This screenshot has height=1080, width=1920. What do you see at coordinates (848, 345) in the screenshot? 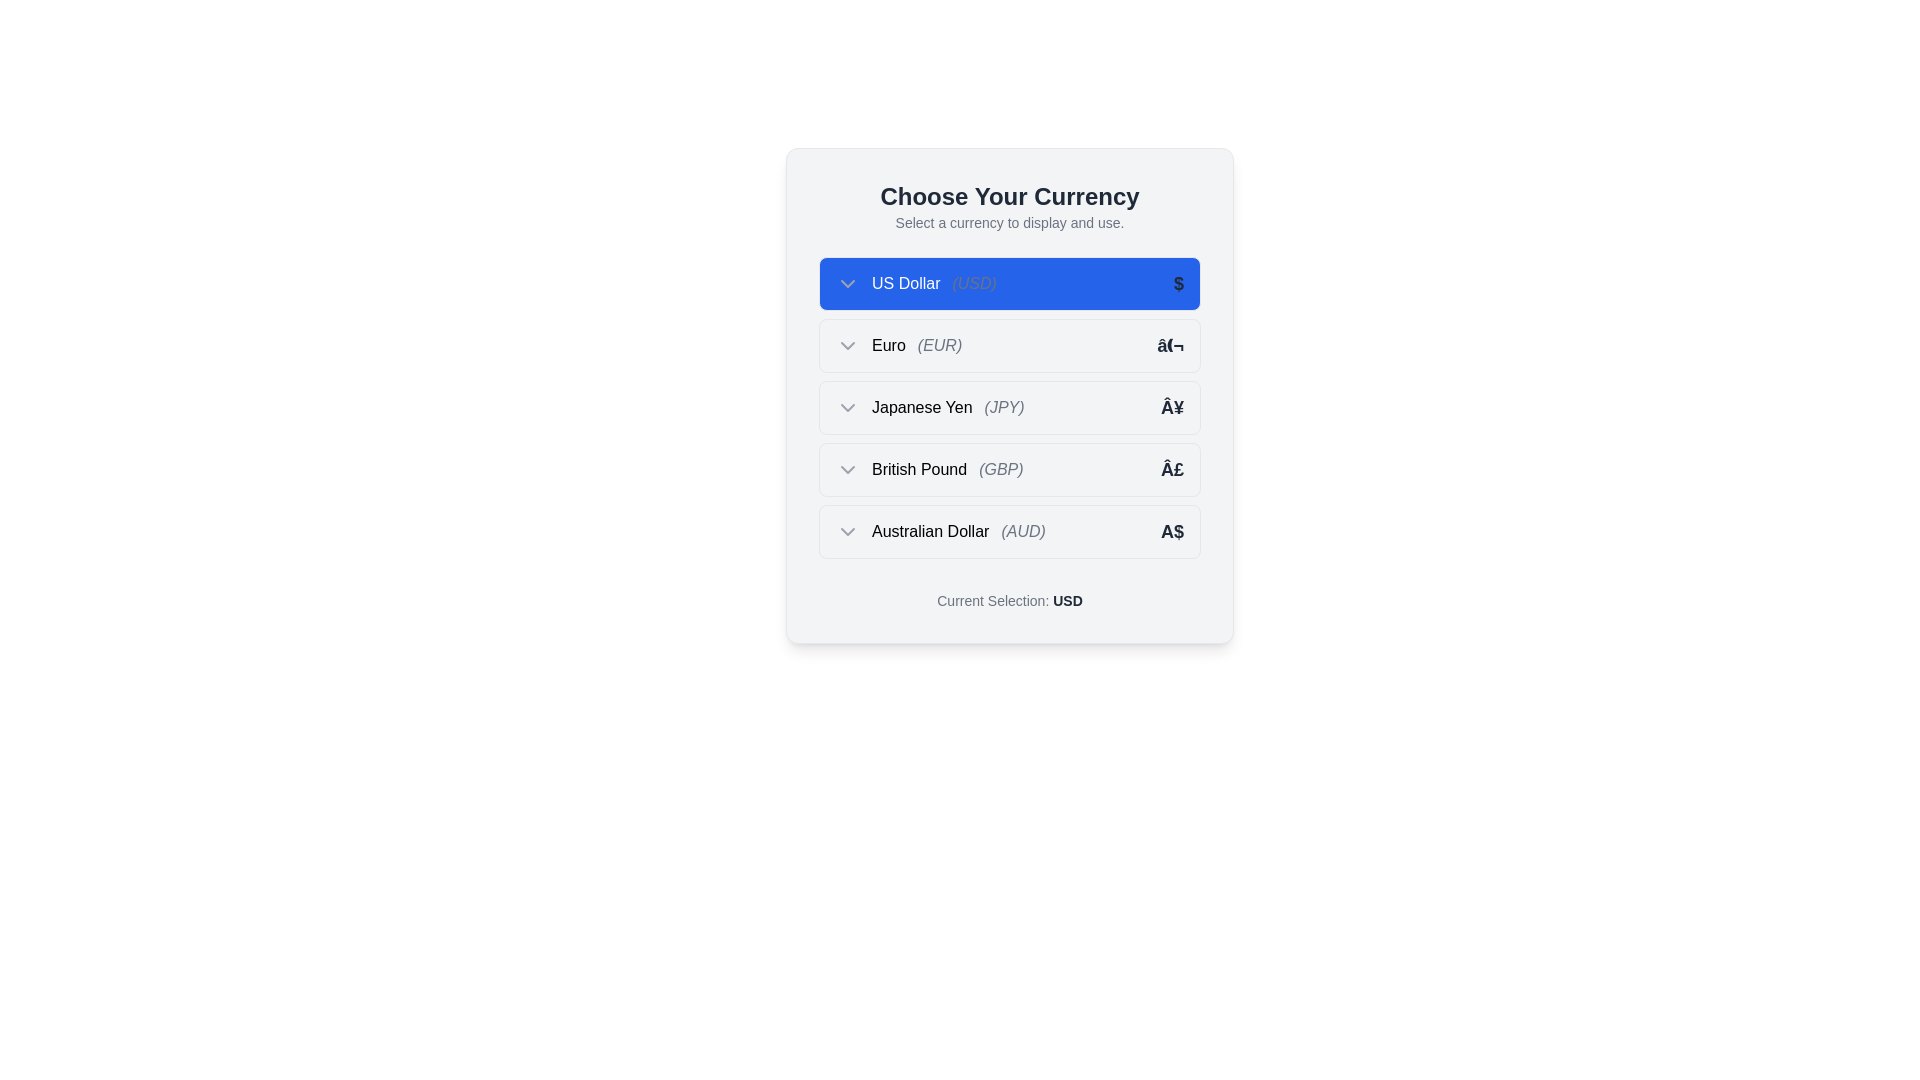
I see `the Chevron icon indicating dropdown functionality next to 'Euro (EUR)' in the second row` at bounding box center [848, 345].